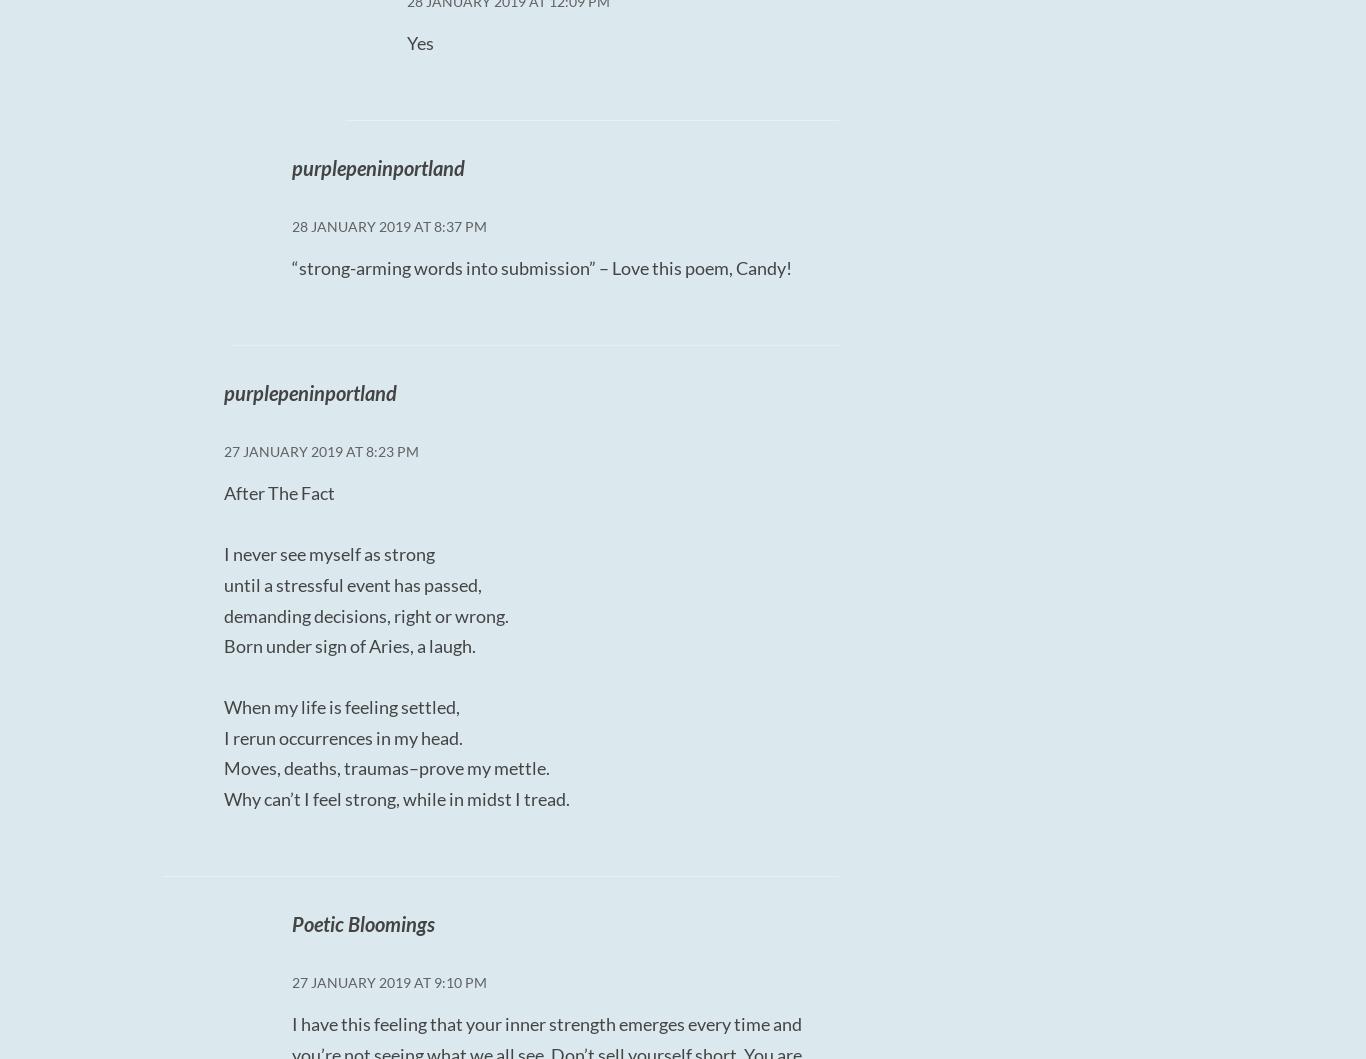  I want to click on 'Poetic Bloomings', so click(361, 923).